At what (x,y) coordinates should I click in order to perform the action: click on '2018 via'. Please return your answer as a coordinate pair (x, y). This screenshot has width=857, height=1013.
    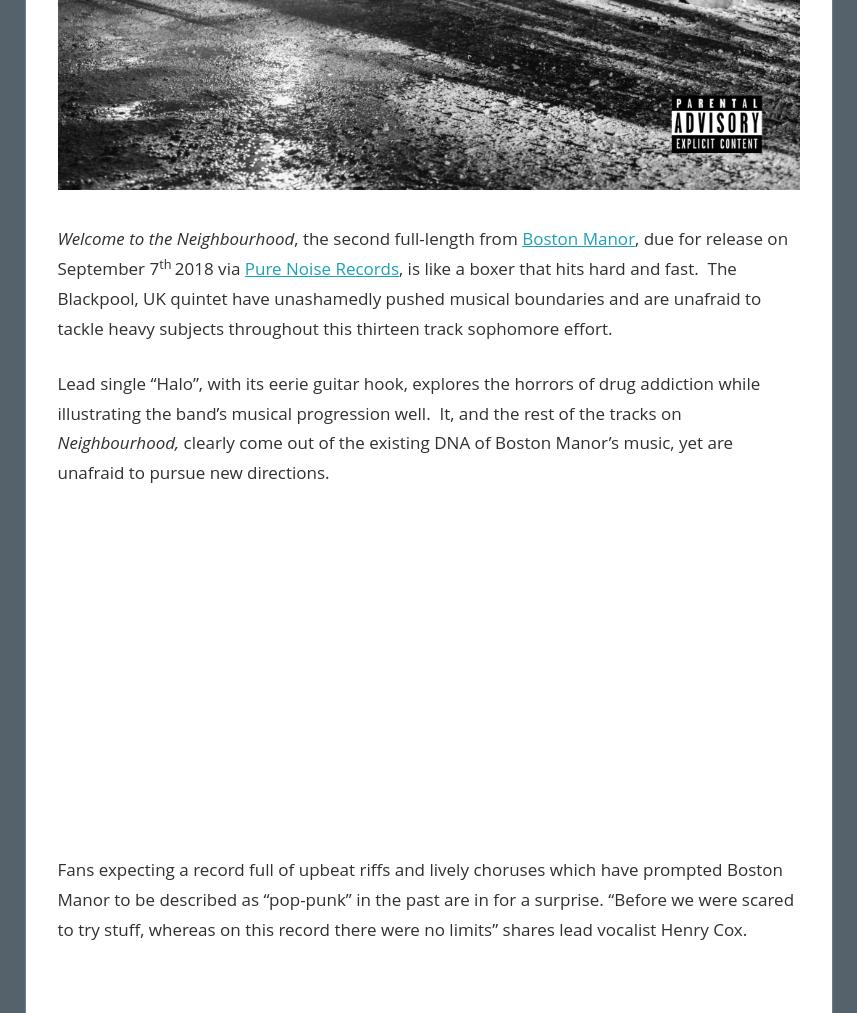
    Looking at the image, I should click on (208, 267).